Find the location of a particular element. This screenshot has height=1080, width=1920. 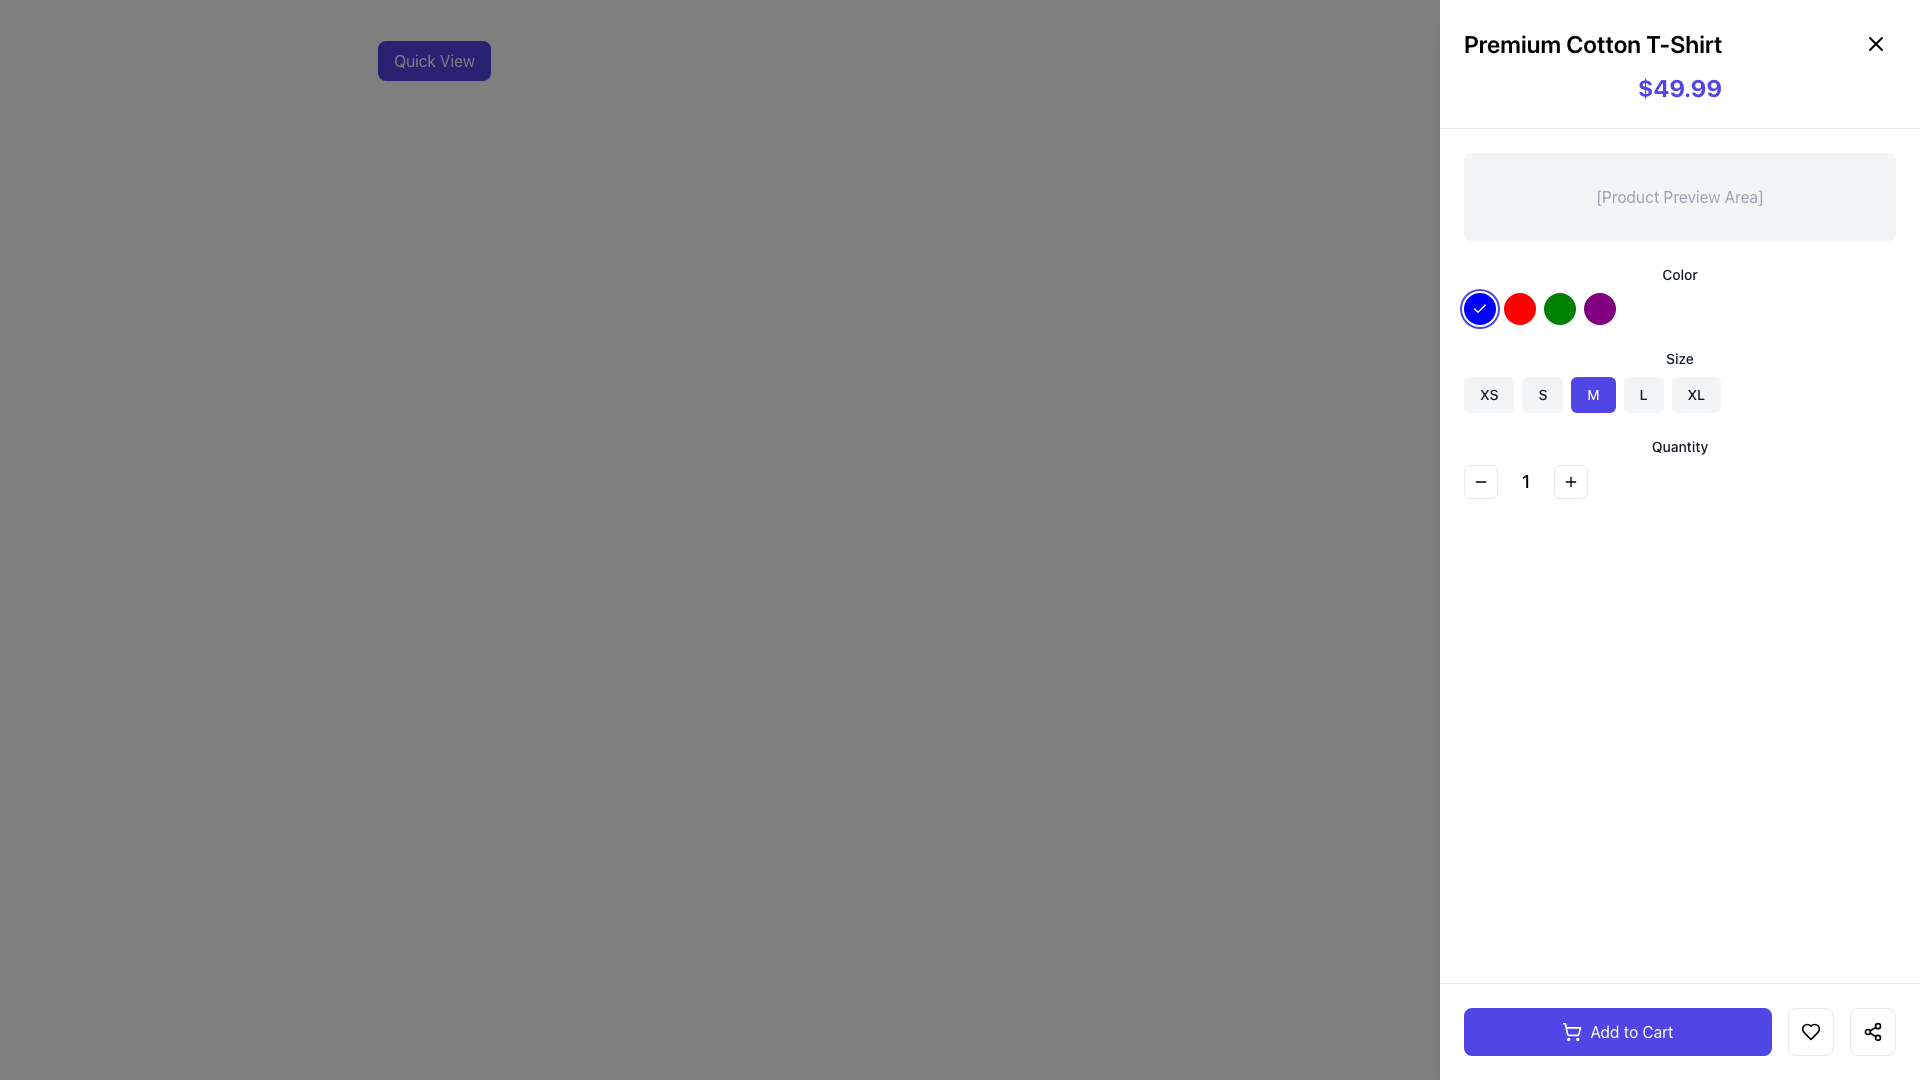

the 'Add to Cart' button containing the minimalist shopping cart icon located at the lower middle of the interface is located at coordinates (1571, 1032).